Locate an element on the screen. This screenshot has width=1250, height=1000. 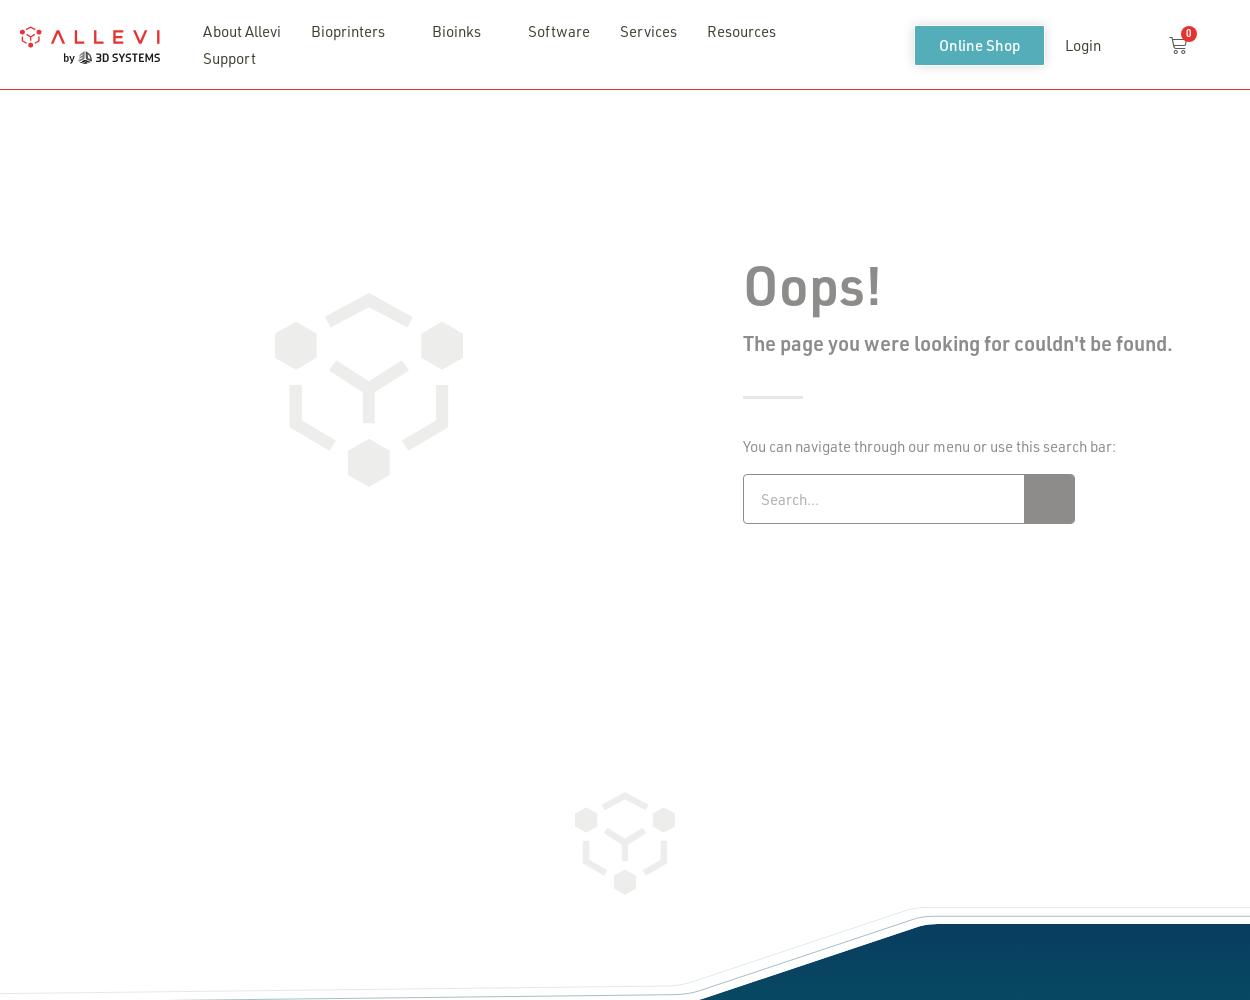
'Oops!' is located at coordinates (812, 282).